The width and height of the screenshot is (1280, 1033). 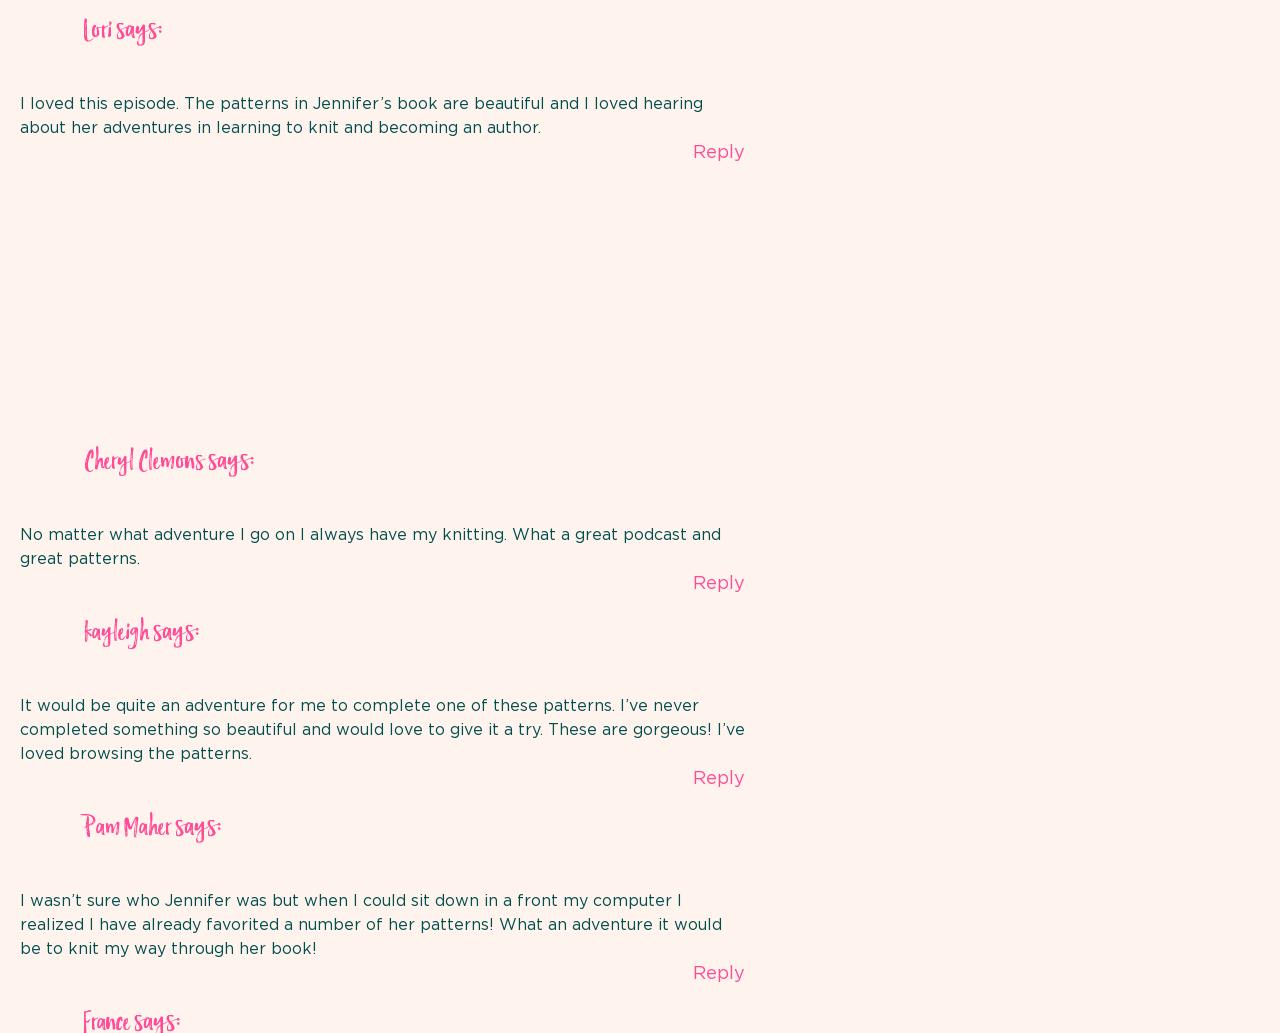 What do you see at coordinates (370, 924) in the screenshot?
I see `'I wasn’t sure who Jennifer was but when I could sit down in a front my computer I realized I have already favorited a number of her patterns!  What an adventure it would be to knit my way through her book!'` at bounding box center [370, 924].